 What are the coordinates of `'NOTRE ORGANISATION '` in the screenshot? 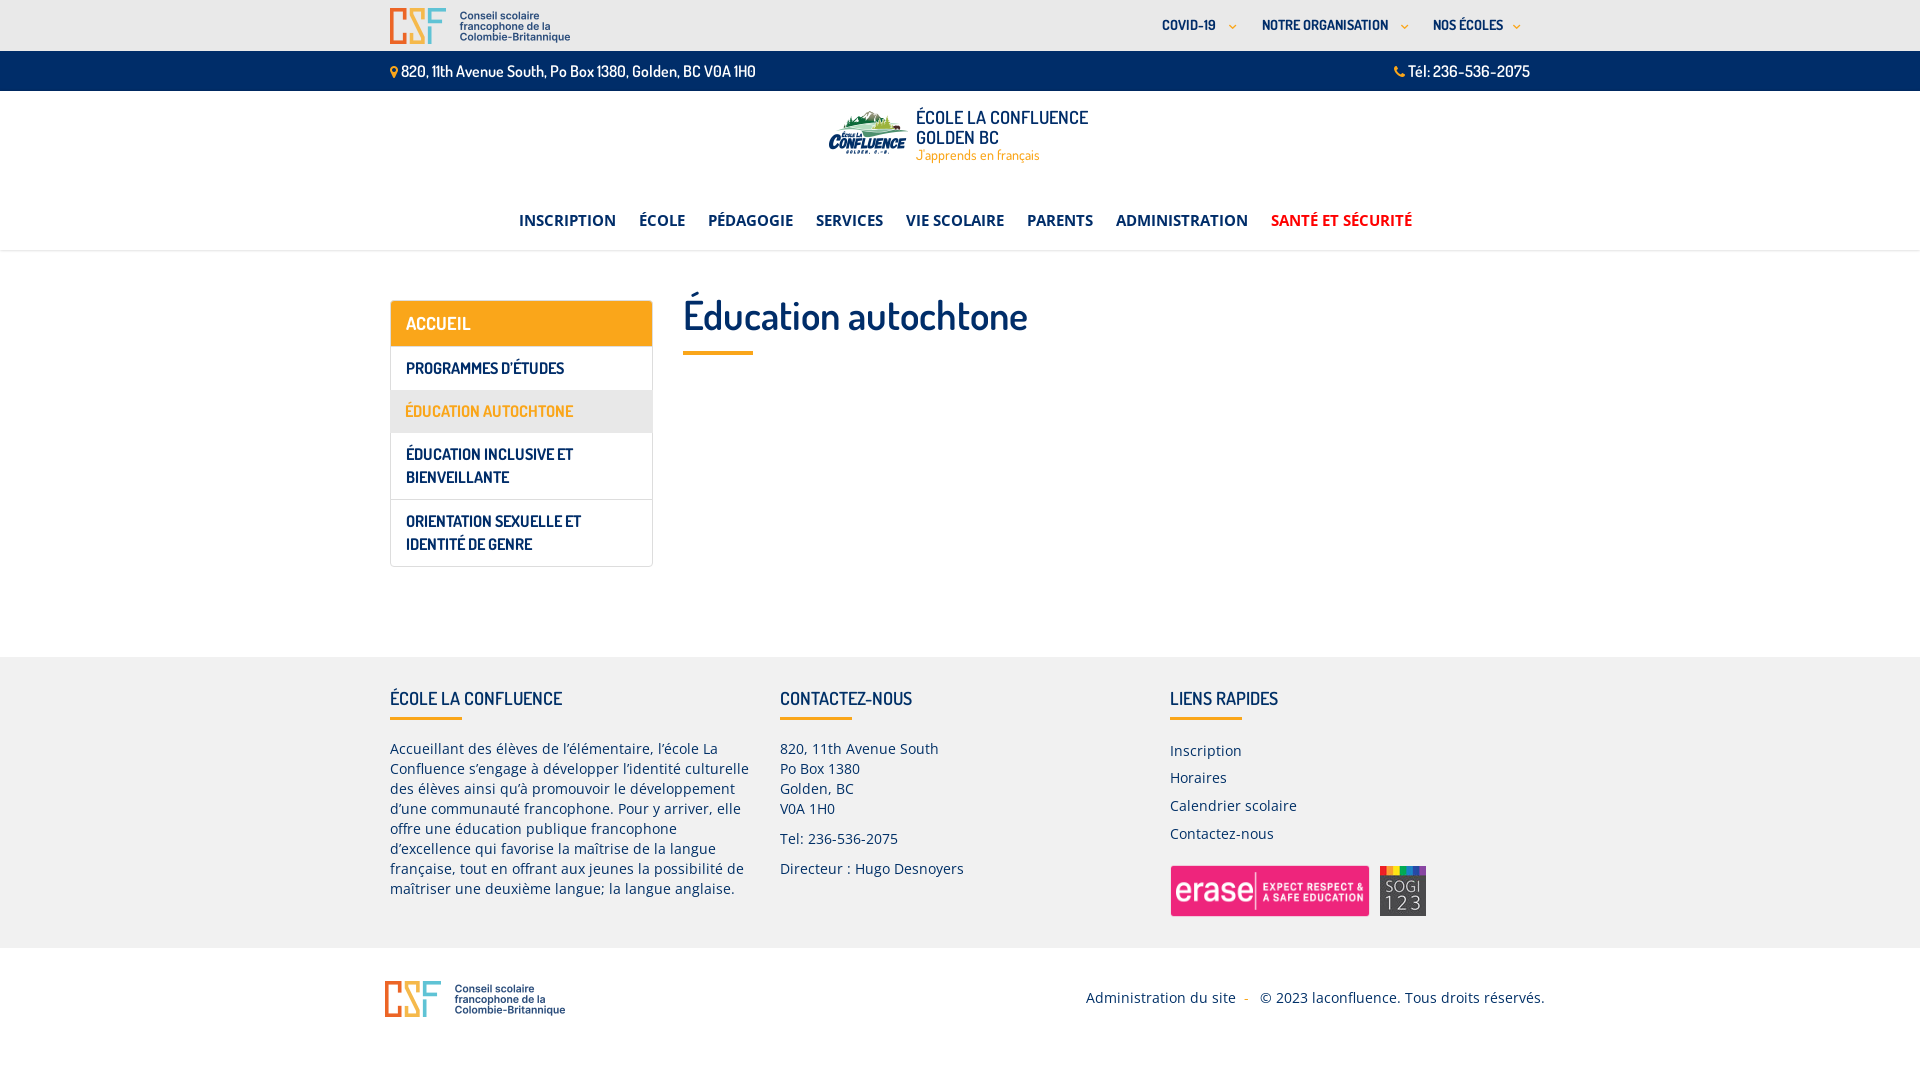 It's located at (1331, 25).